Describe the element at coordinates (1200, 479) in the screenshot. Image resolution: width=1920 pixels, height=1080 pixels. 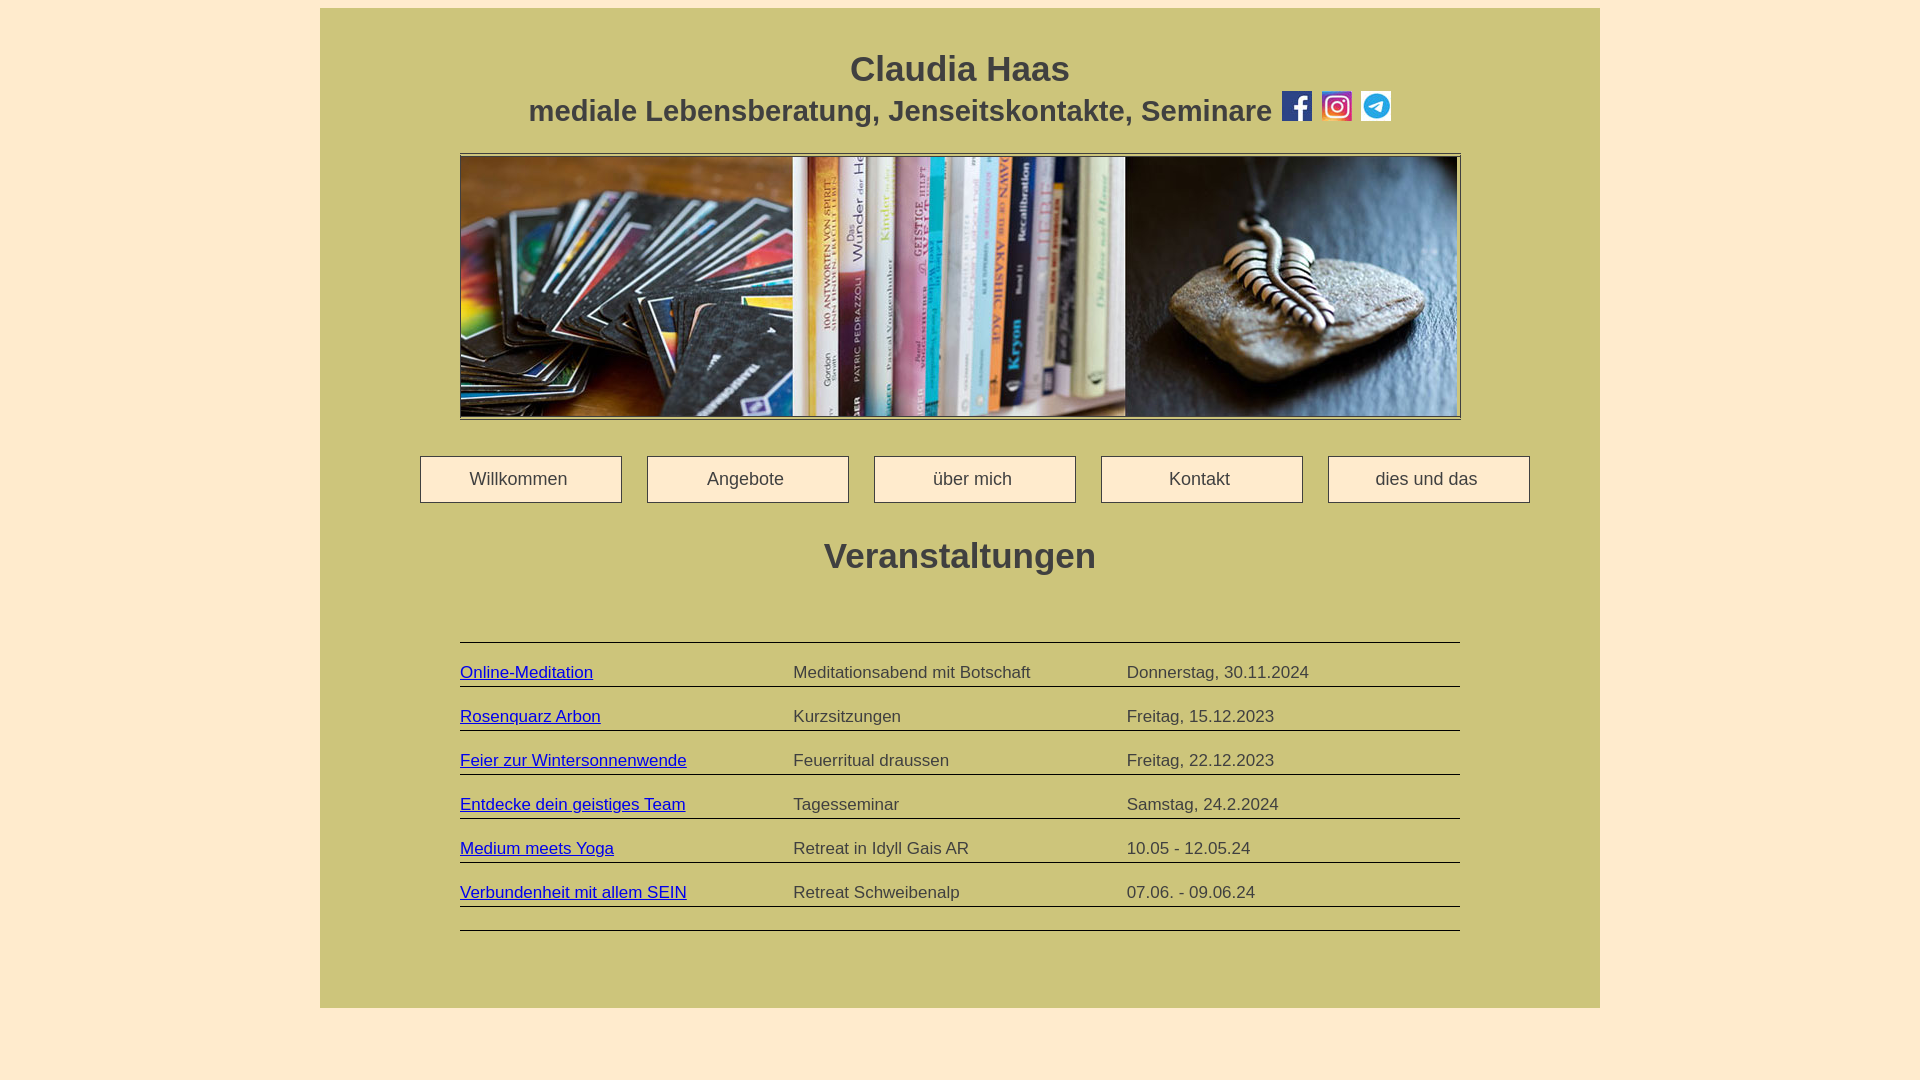
I see `'Kontakt '` at that location.